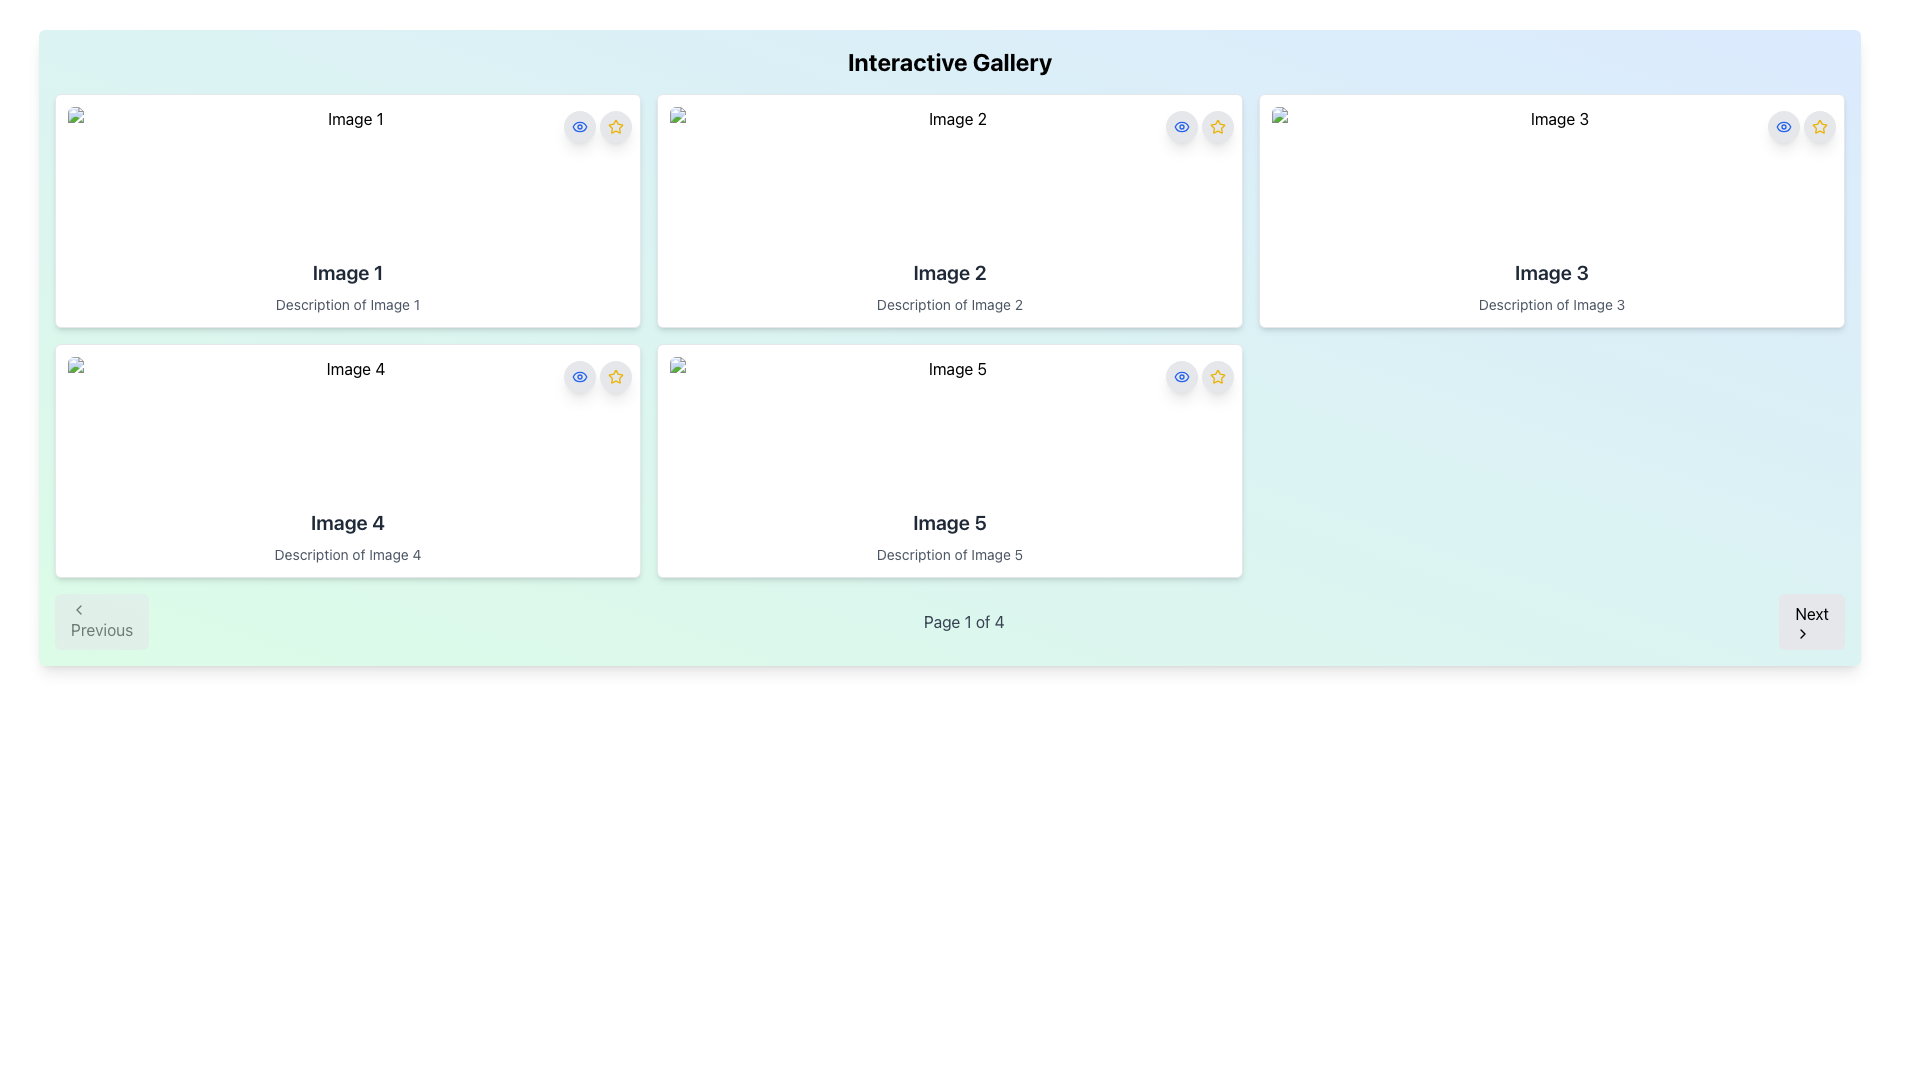 The image size is (1920, 1080). What do you see at coordinates (1784, 127) in the screenshot?
I see `the visibility toggle icon resembling an eye located in the top-right corner of the 'Image 3' card` at bounding box center [1784, 127].